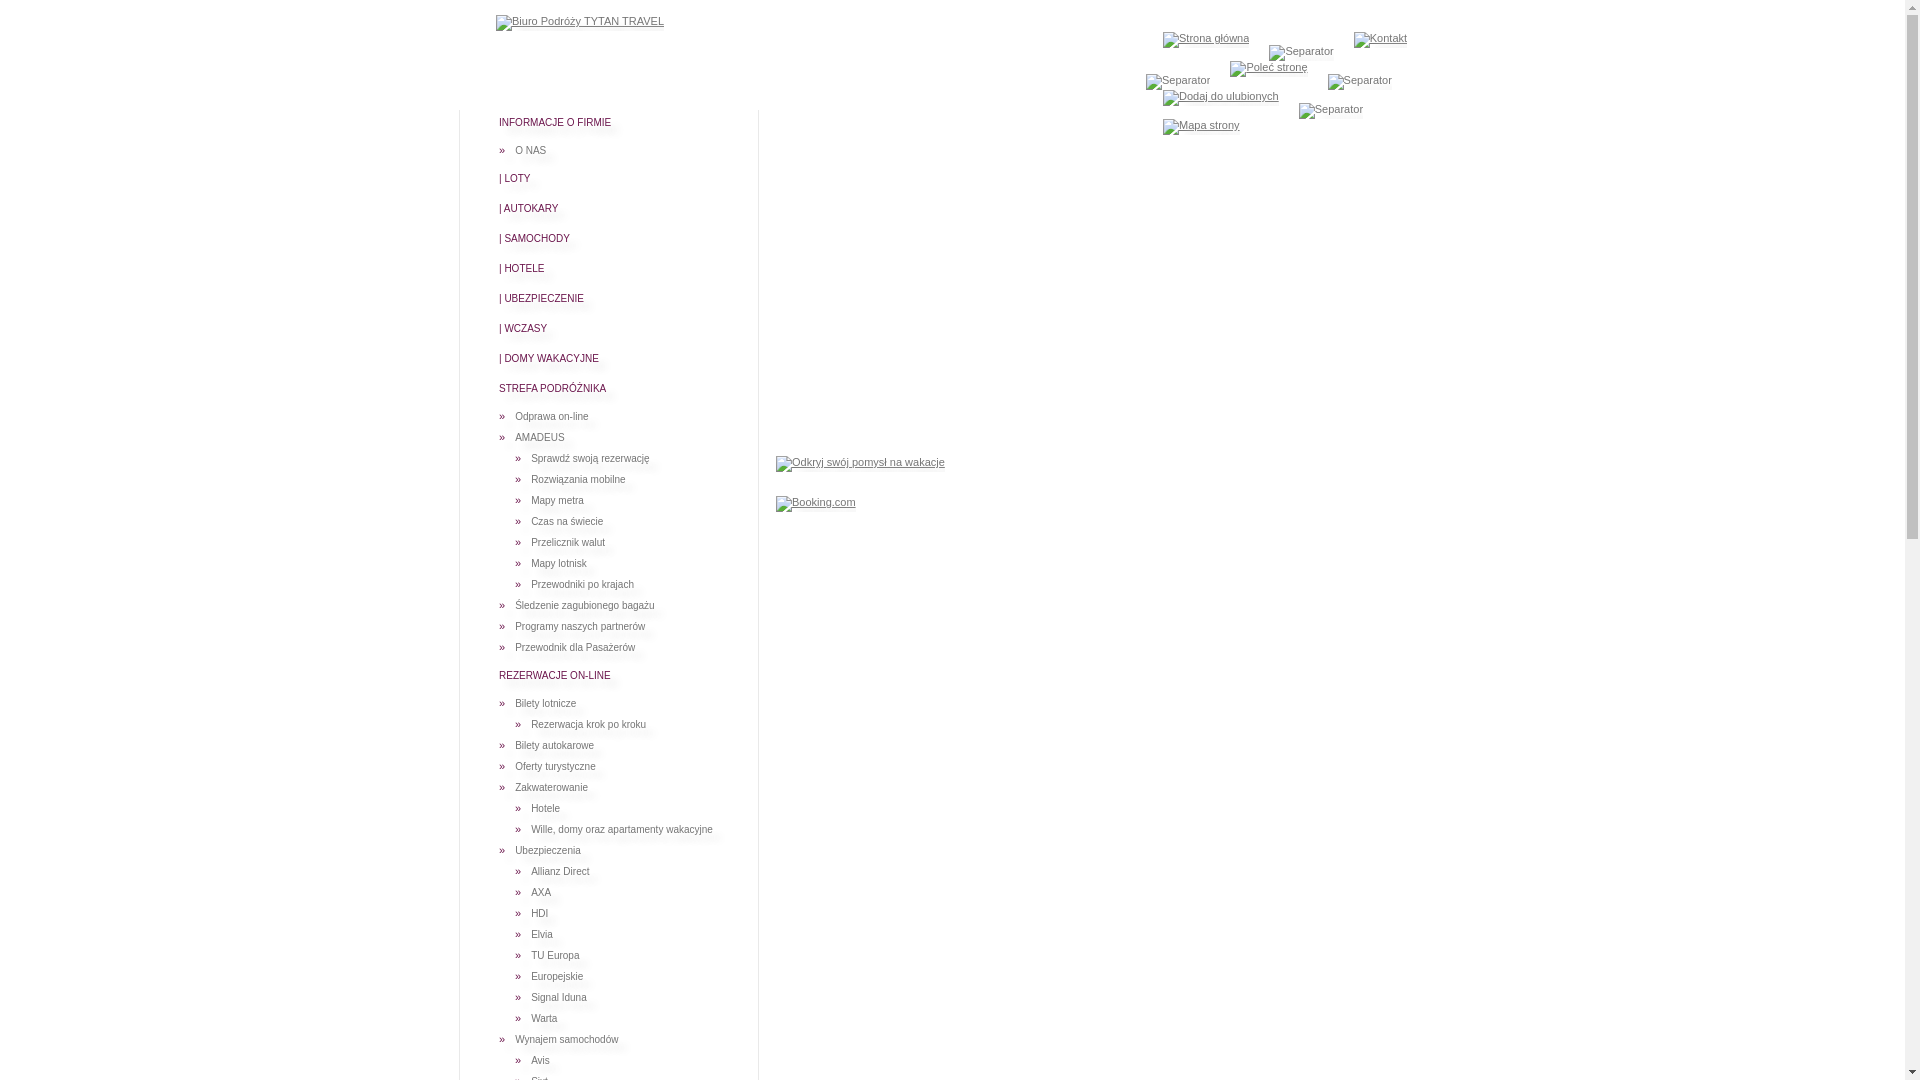 The image size is (1920, 1080). I want to click on '| AUTOKARY', so click(528, 208).